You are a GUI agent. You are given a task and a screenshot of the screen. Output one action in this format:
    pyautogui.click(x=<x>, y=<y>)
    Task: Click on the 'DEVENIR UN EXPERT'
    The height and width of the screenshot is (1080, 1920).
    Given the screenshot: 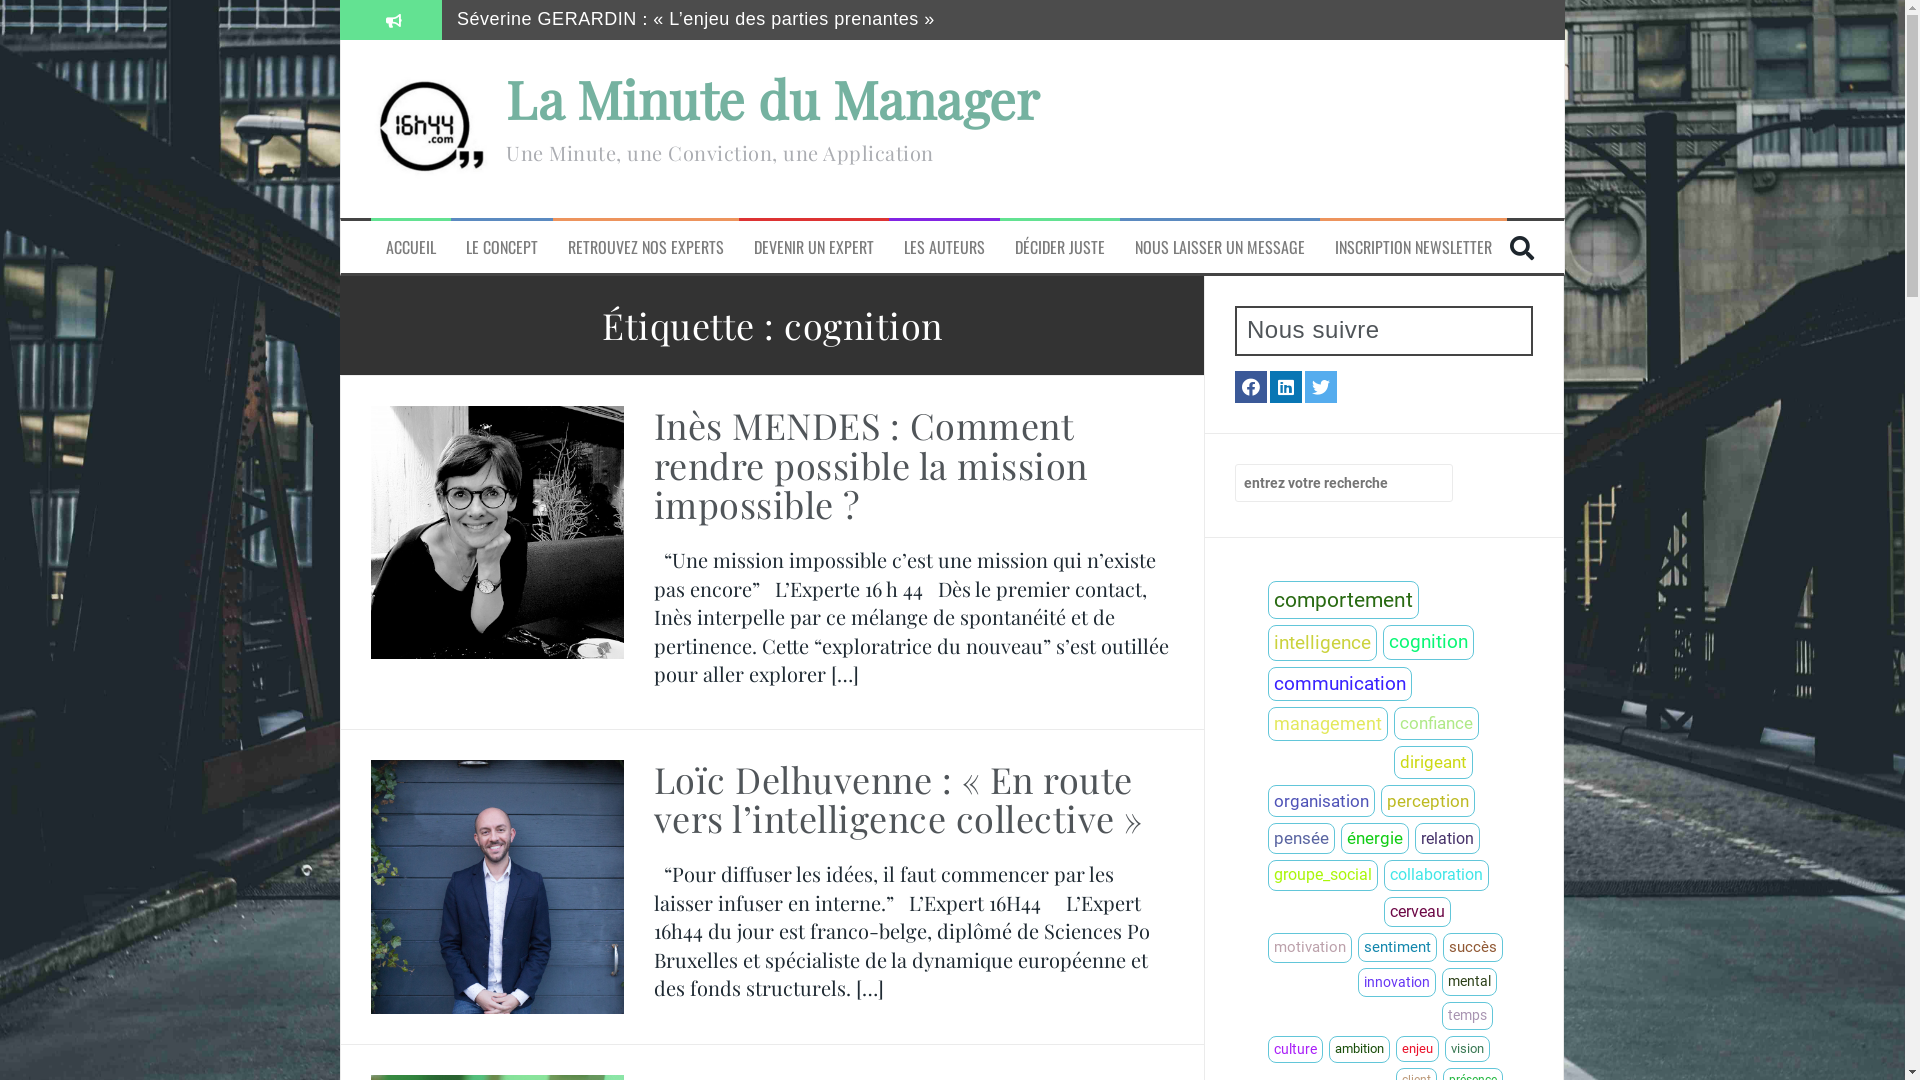 What is the action you would take?
    pyautogui.click(x=814, y=246)
    